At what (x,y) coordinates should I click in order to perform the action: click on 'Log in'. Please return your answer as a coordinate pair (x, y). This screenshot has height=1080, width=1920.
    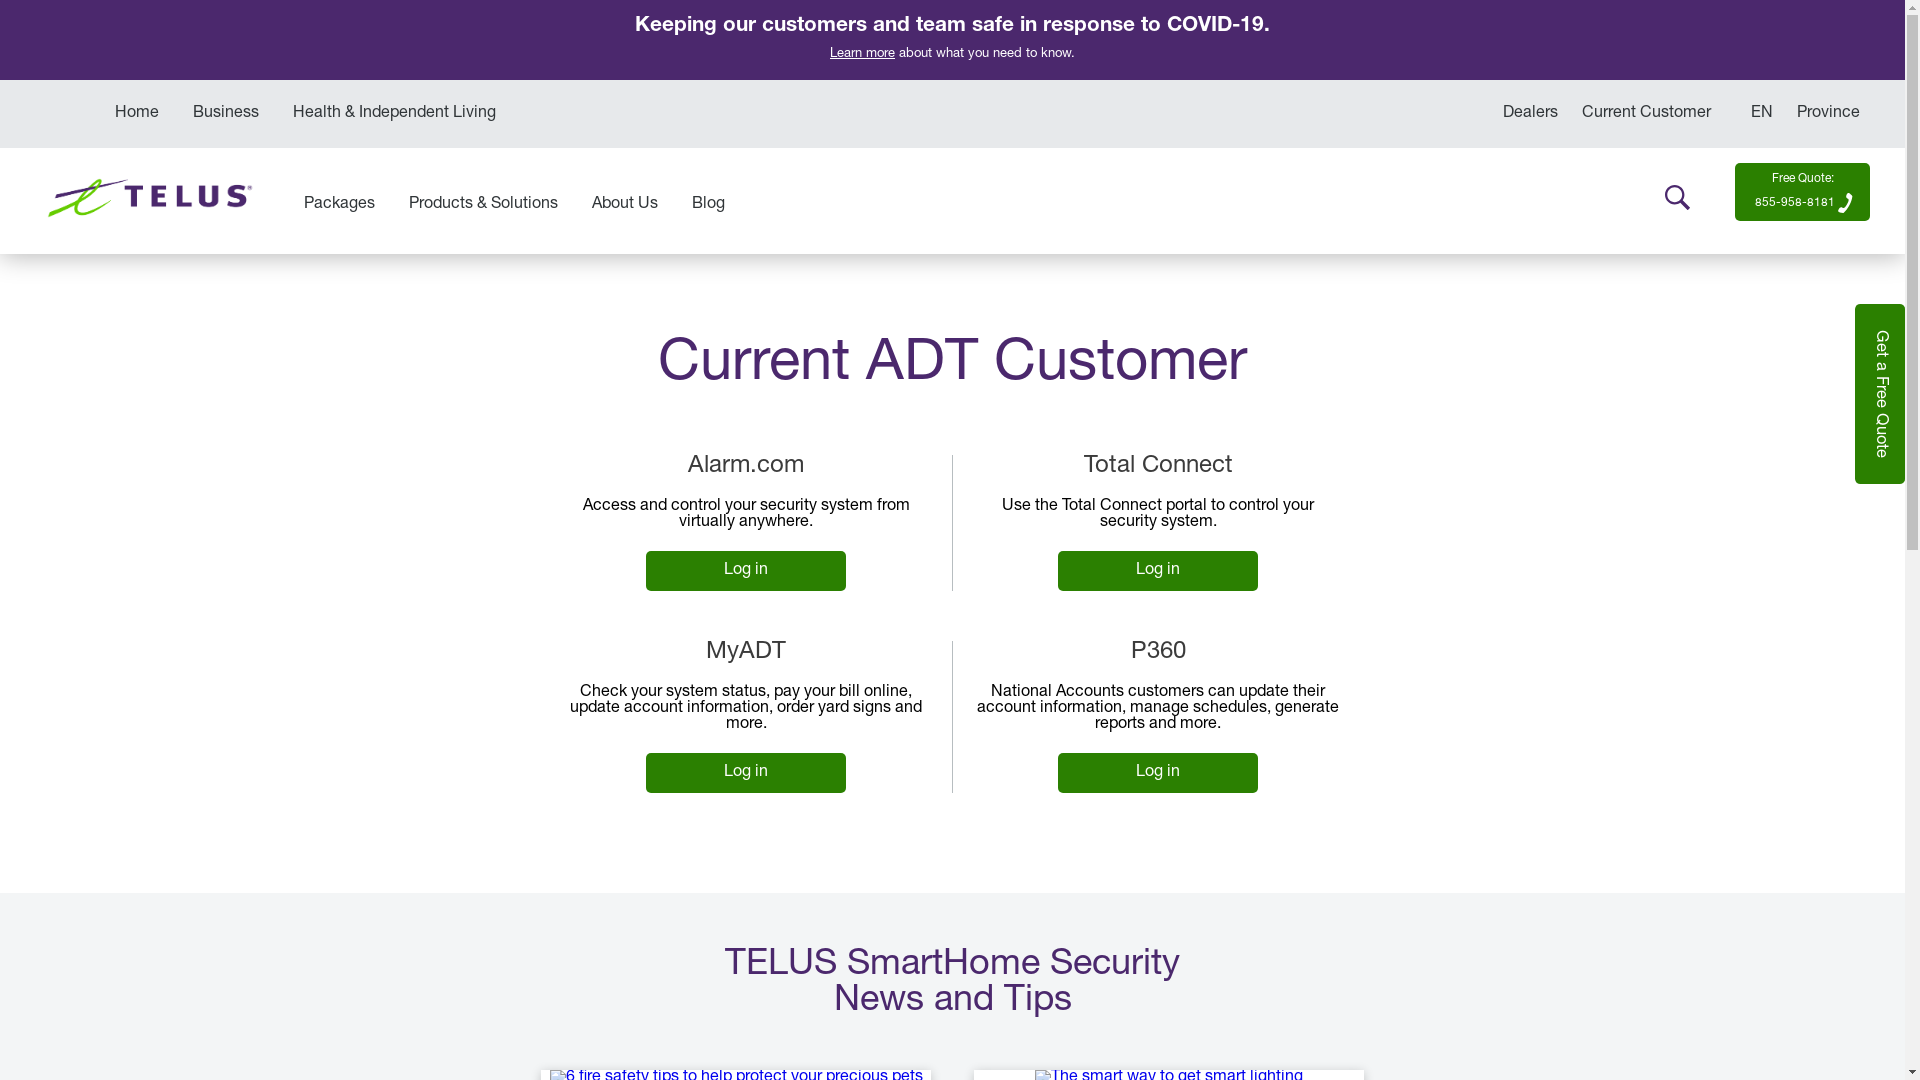
    Looking at the image, I should click on (744, 570).